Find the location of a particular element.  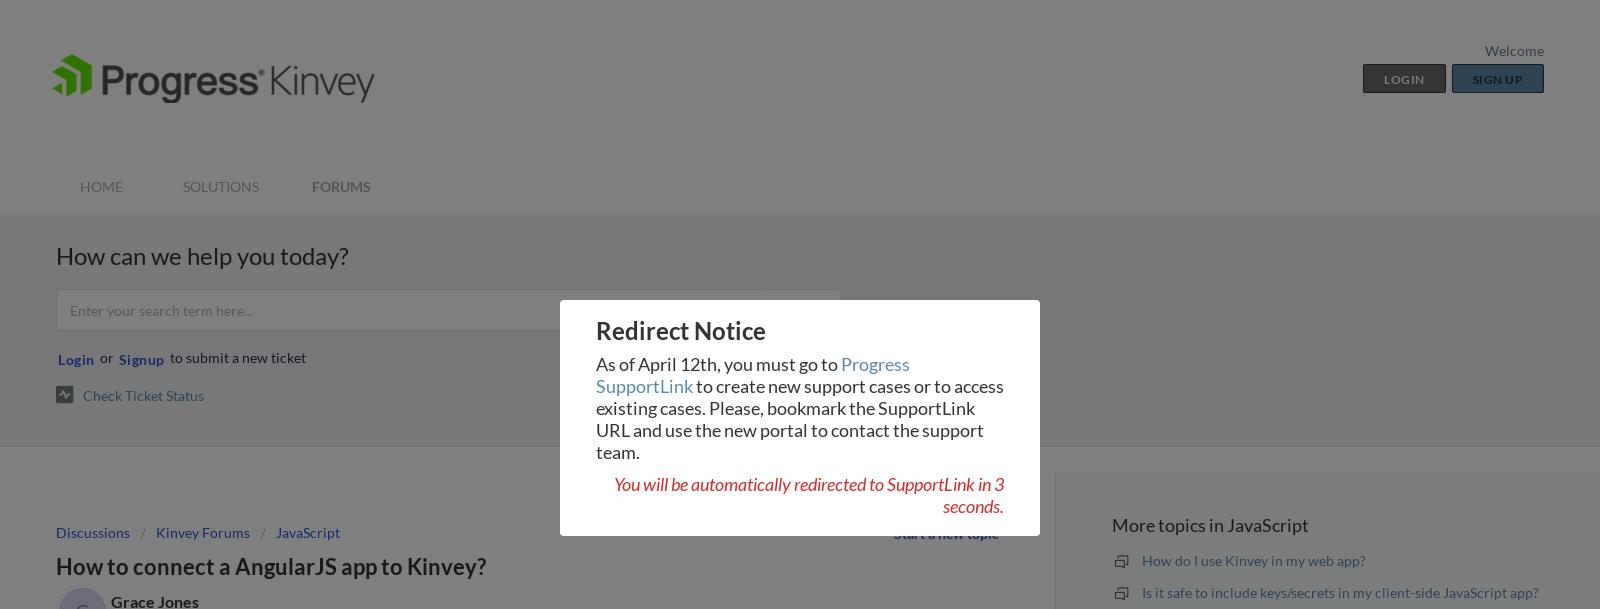

'or' is located at coordinates (105, 357).